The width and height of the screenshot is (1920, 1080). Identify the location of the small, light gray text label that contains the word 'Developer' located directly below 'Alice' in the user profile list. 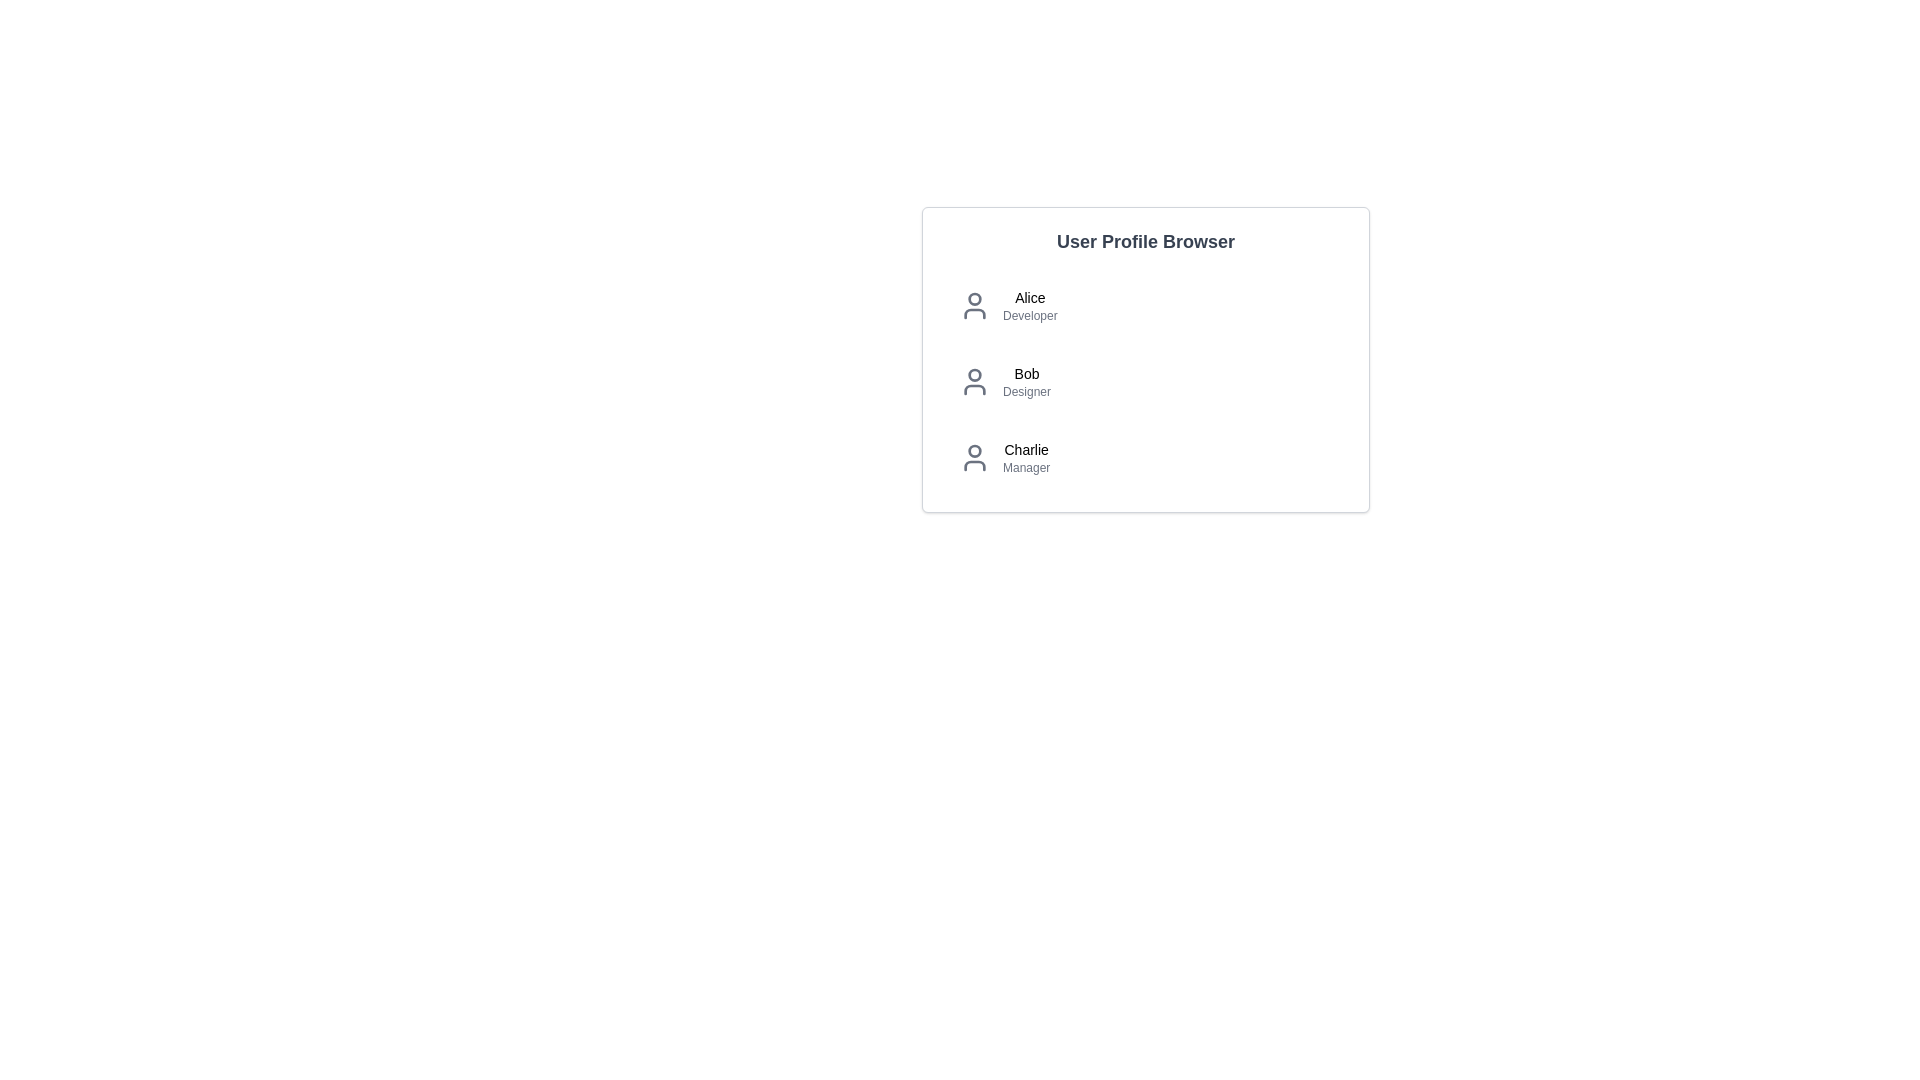
(1030, 315).